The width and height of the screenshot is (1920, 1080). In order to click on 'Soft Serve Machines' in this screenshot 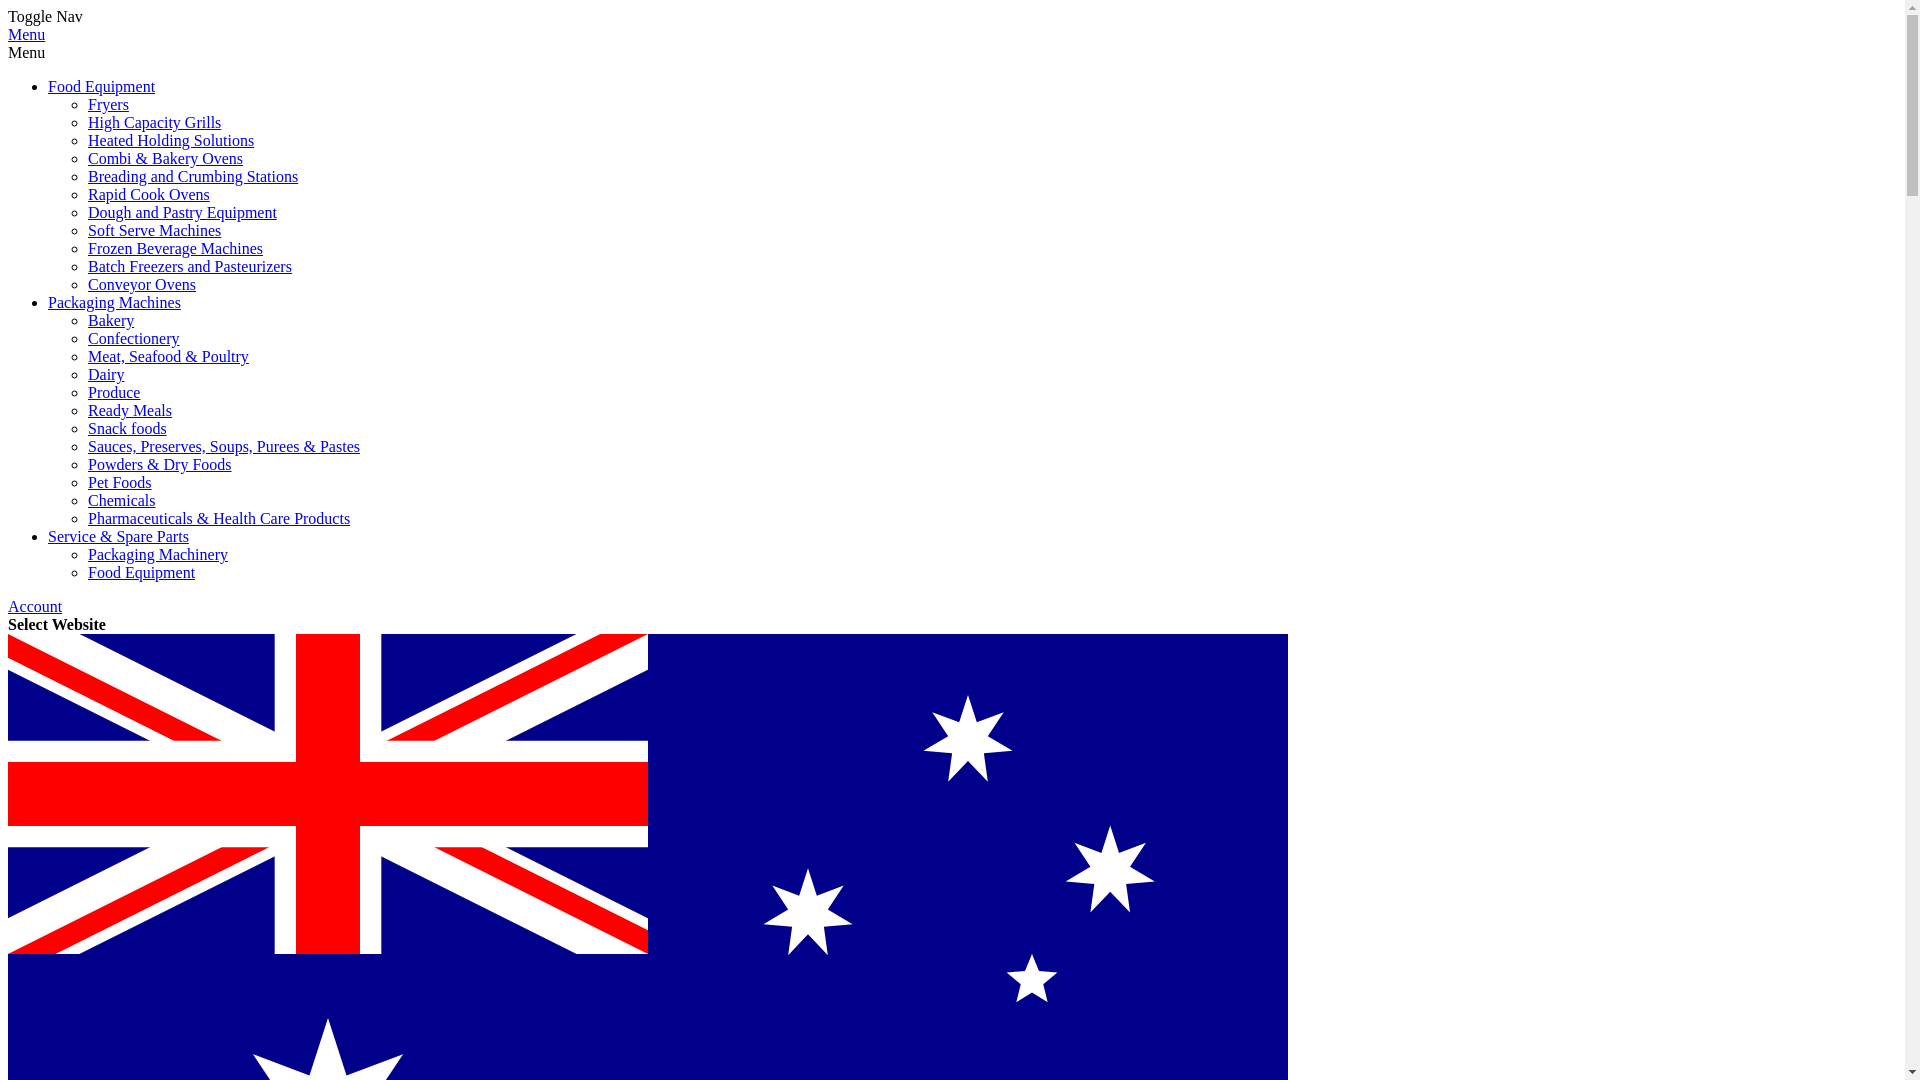, I will do `click(153, 229)`.